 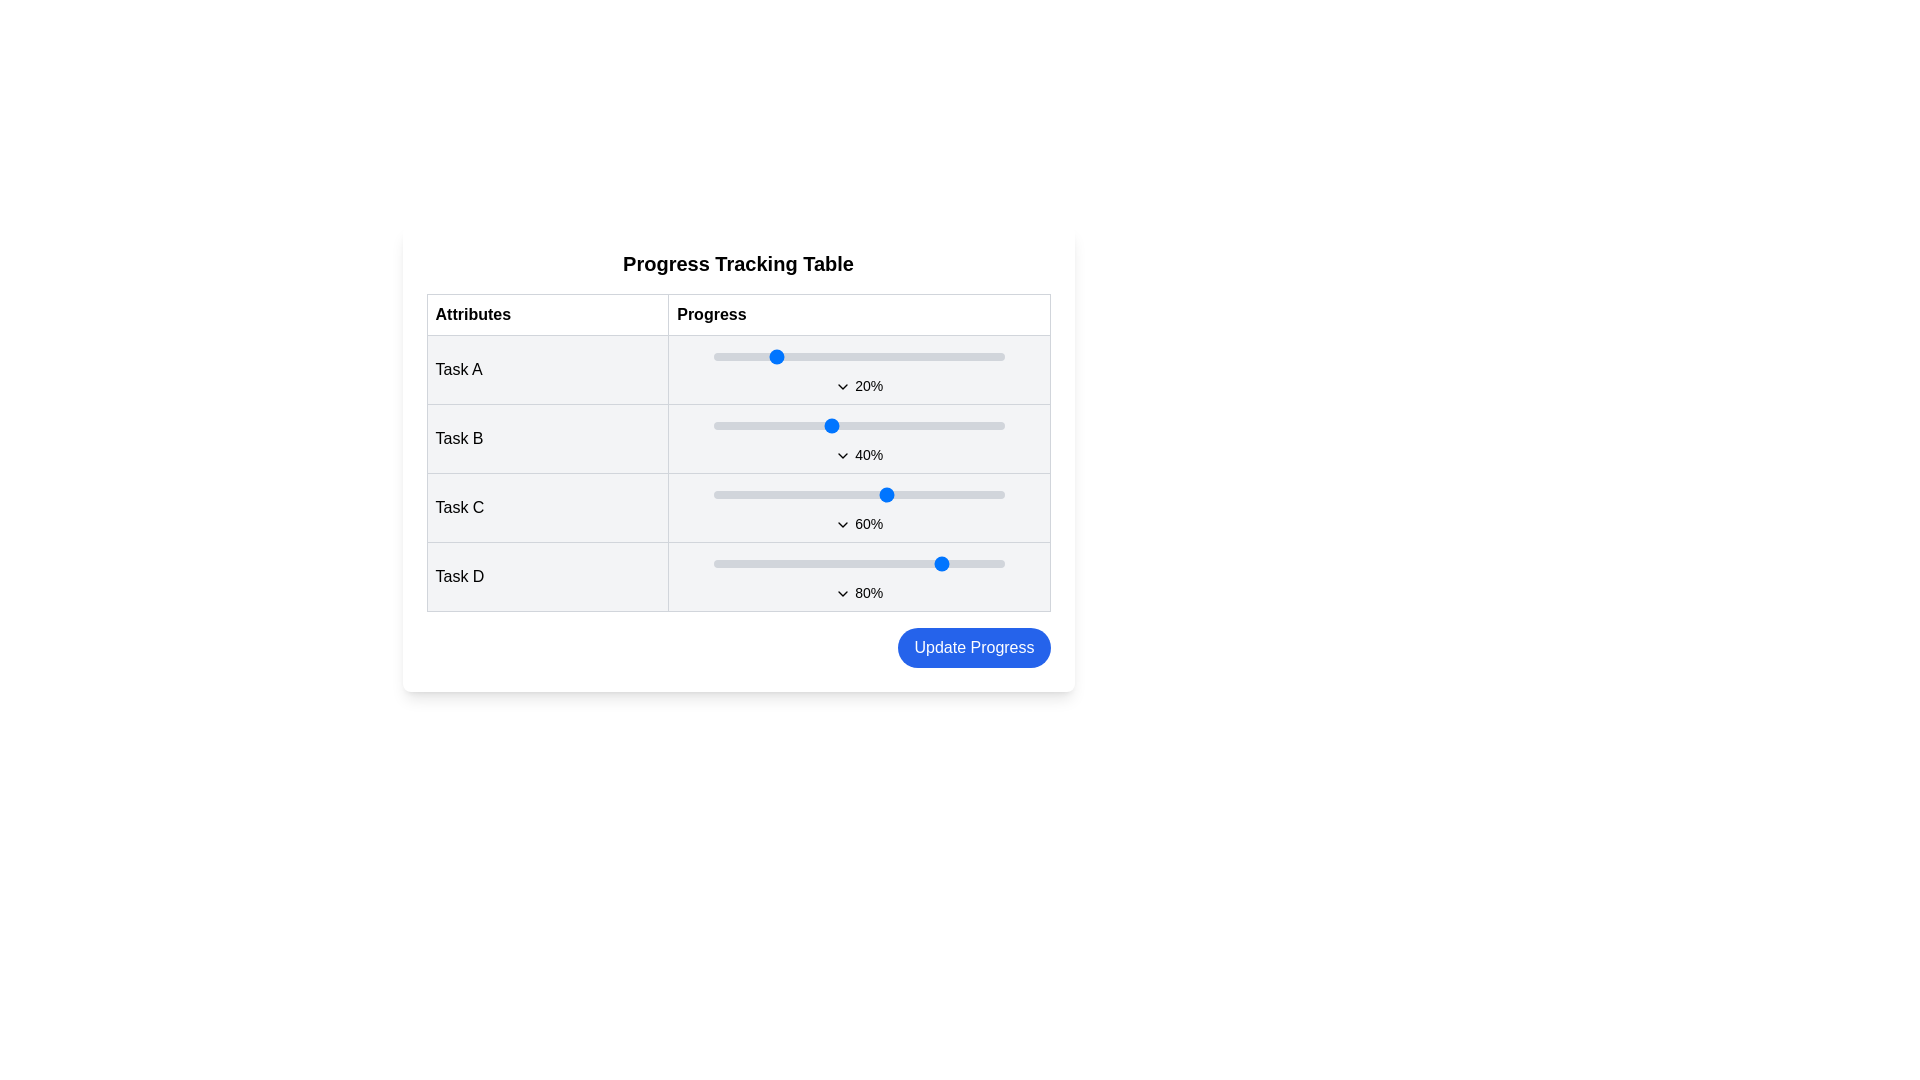 I want to click on the progress for Task C, so click(x=818, y=494).